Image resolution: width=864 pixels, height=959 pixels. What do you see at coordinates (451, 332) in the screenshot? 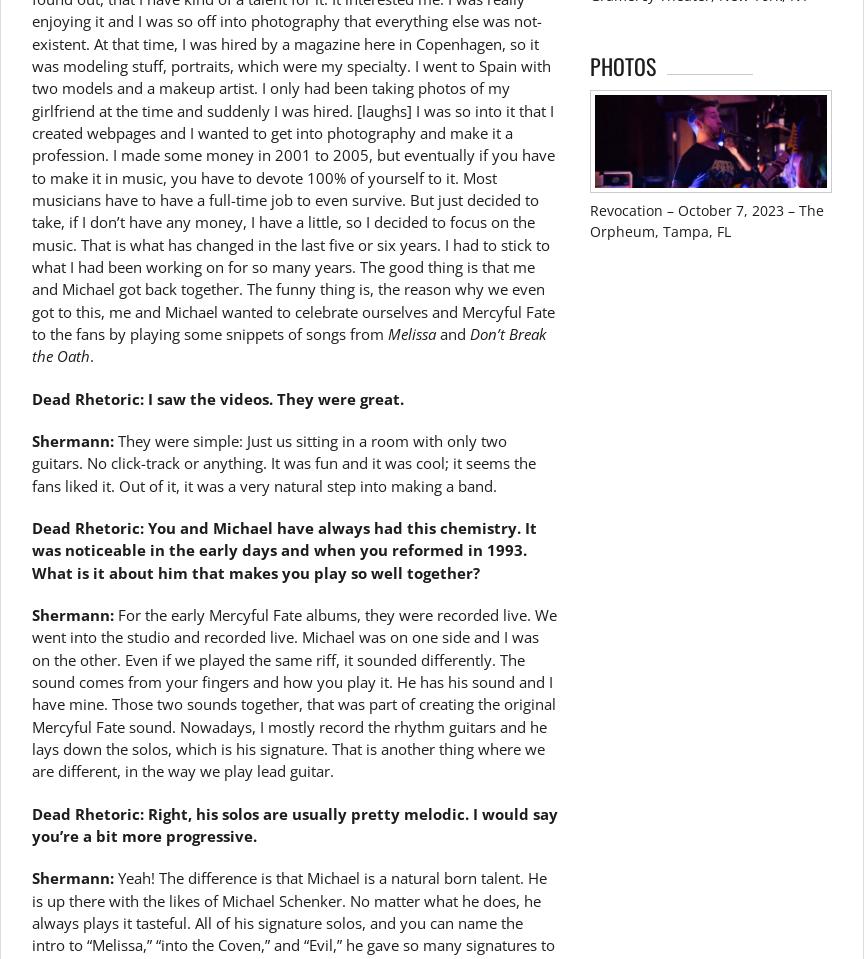
I see `'and'` at bounding box center [451, 332].